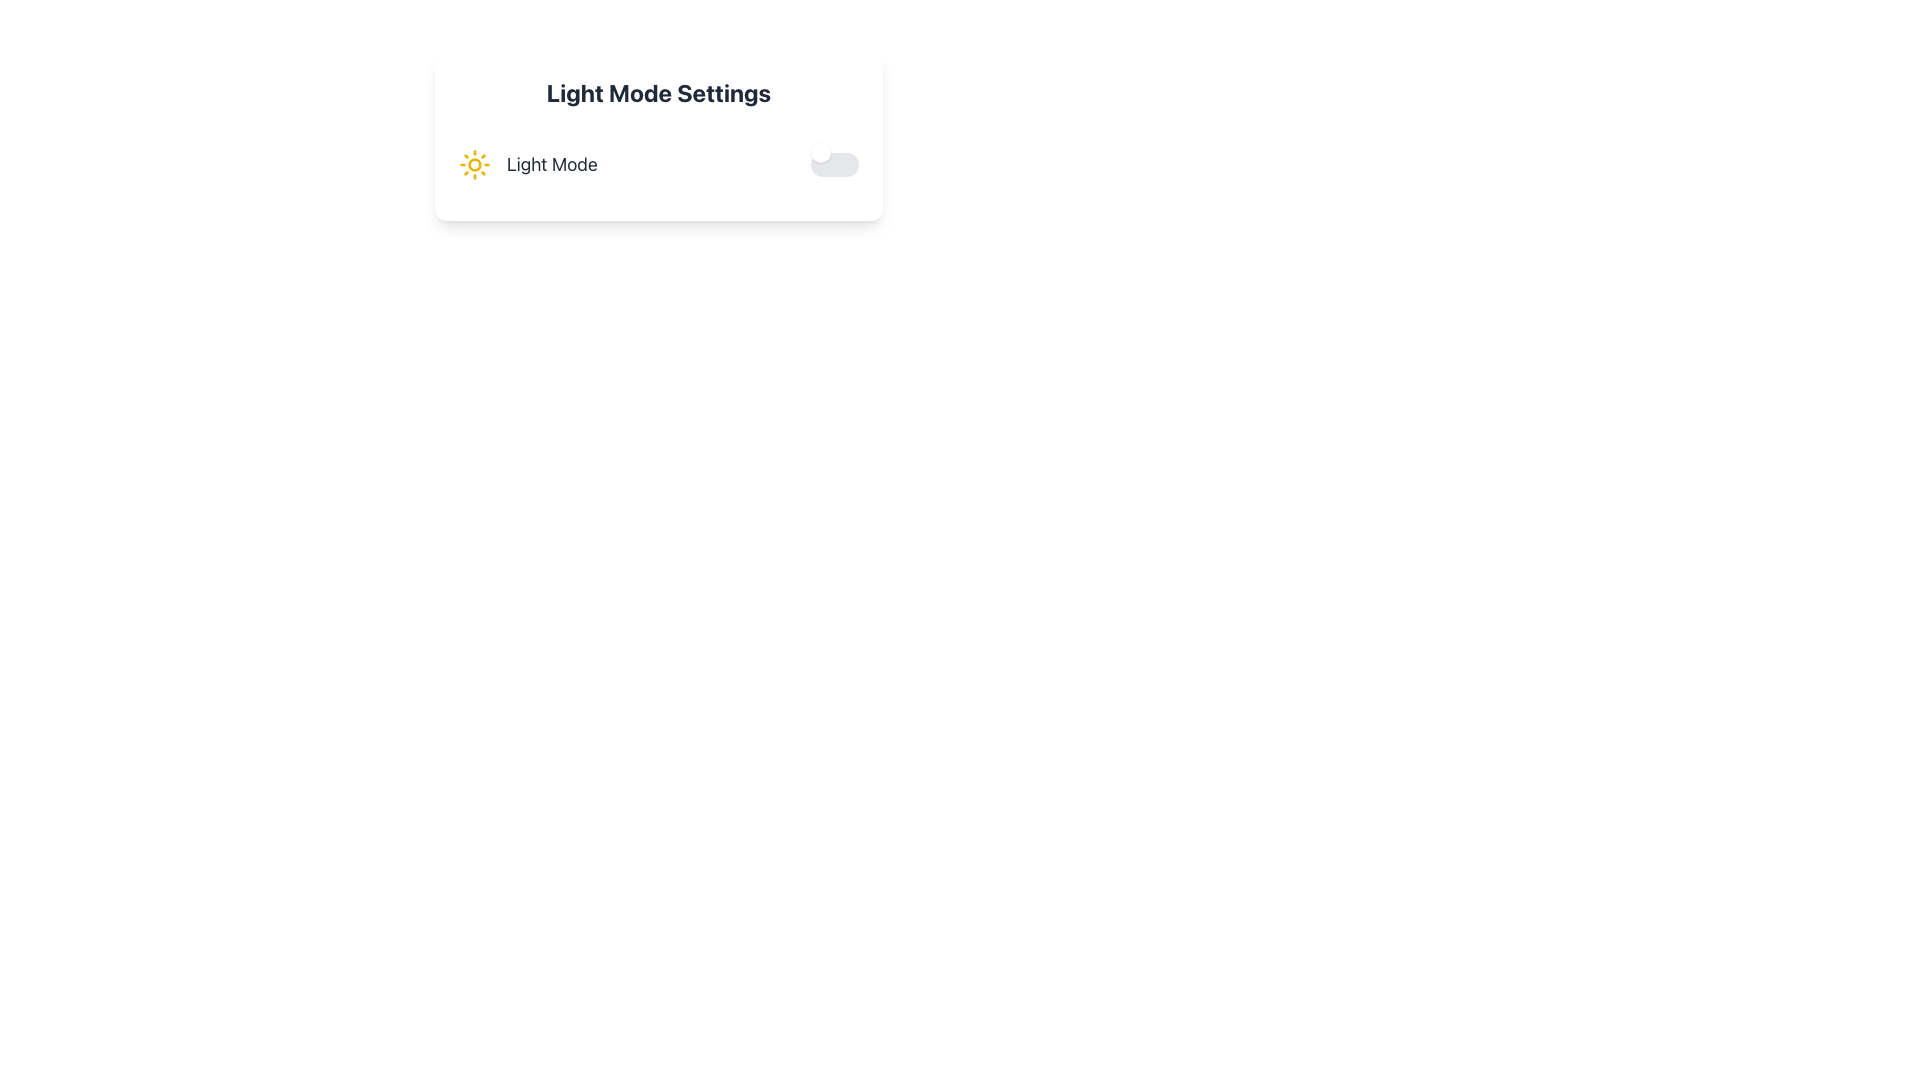 This screenshot has height=1080, width=1920. What do you see at coordinates (528, 164) in the screenshot?
I see `the Static Label indicating the current mode (e.g., Light Mode)` at bounding box center [528, 164].